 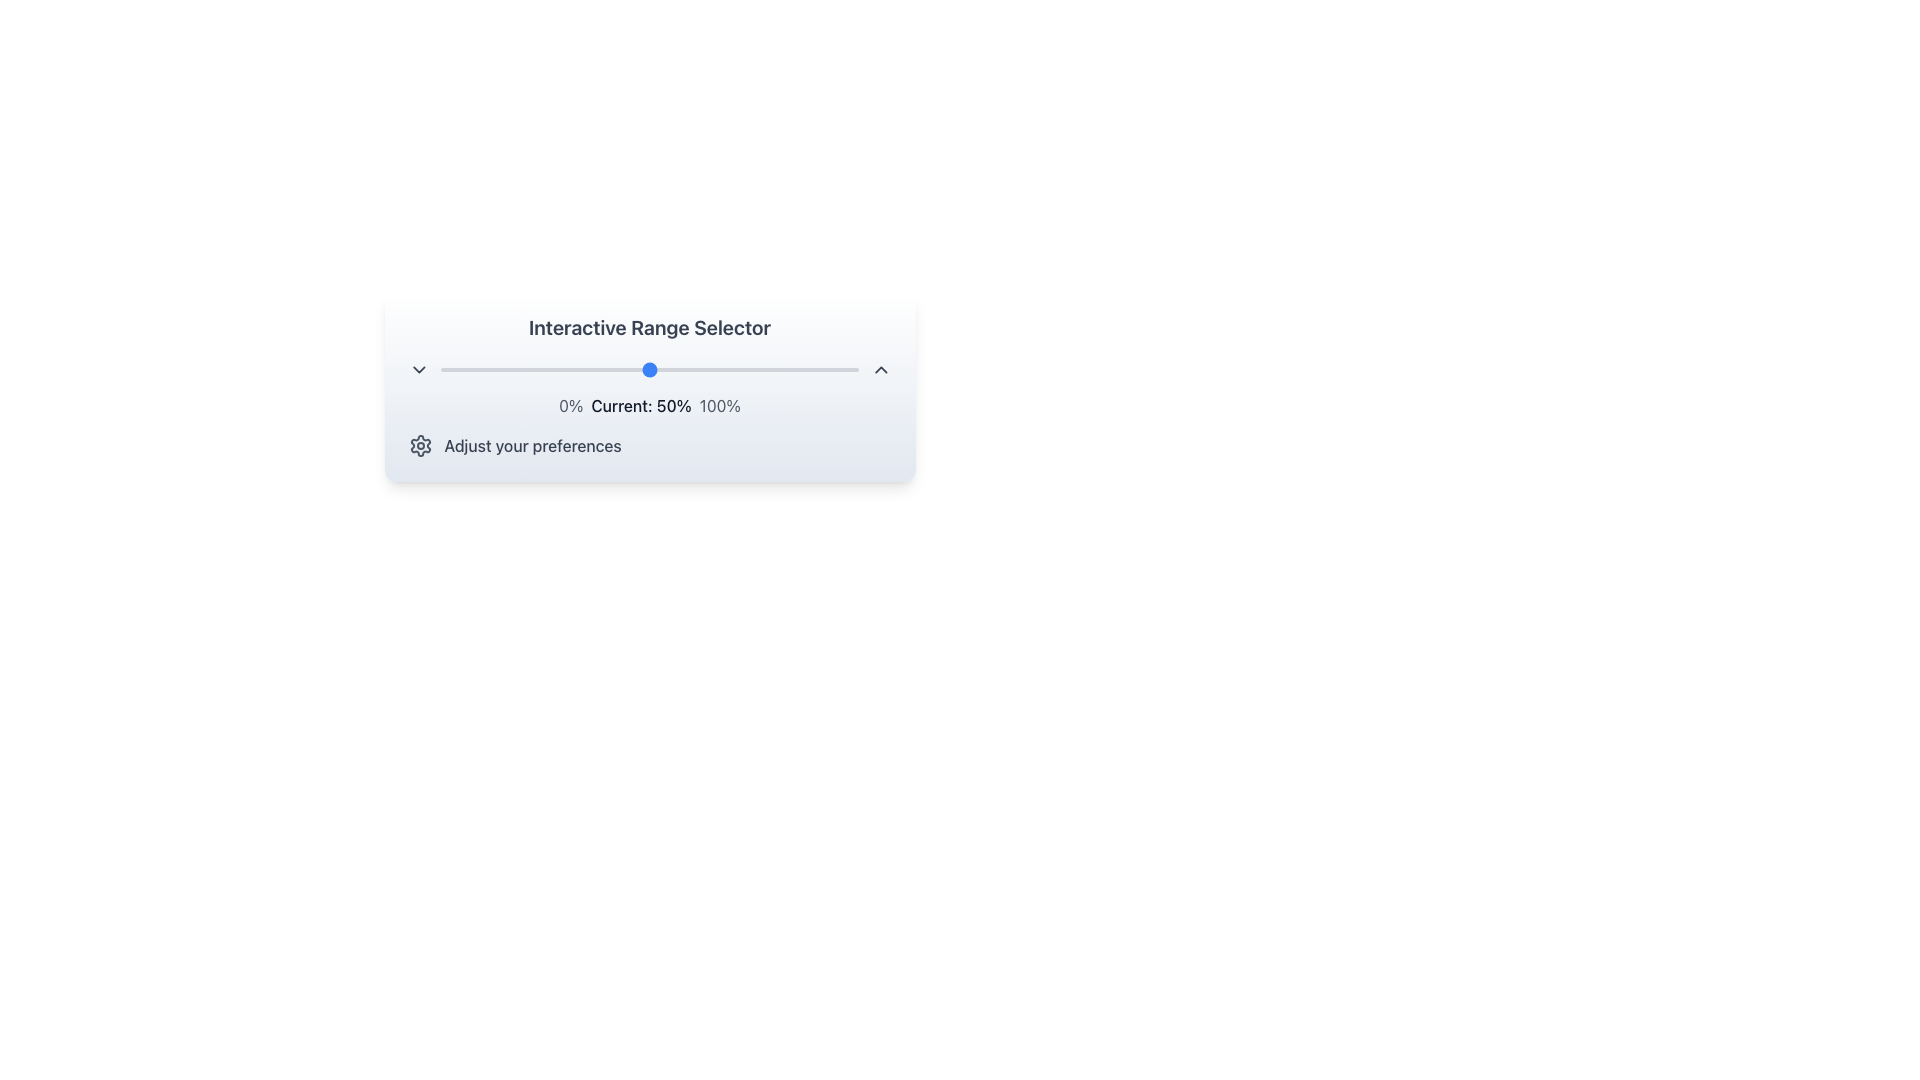 What do you see at coordinates (570, 405) in the screenshot?
I see `the text element displaying '0%' which is styled in gray and located at the leftmost position of the percentage-related texts group` at bounding box center [570, 405].